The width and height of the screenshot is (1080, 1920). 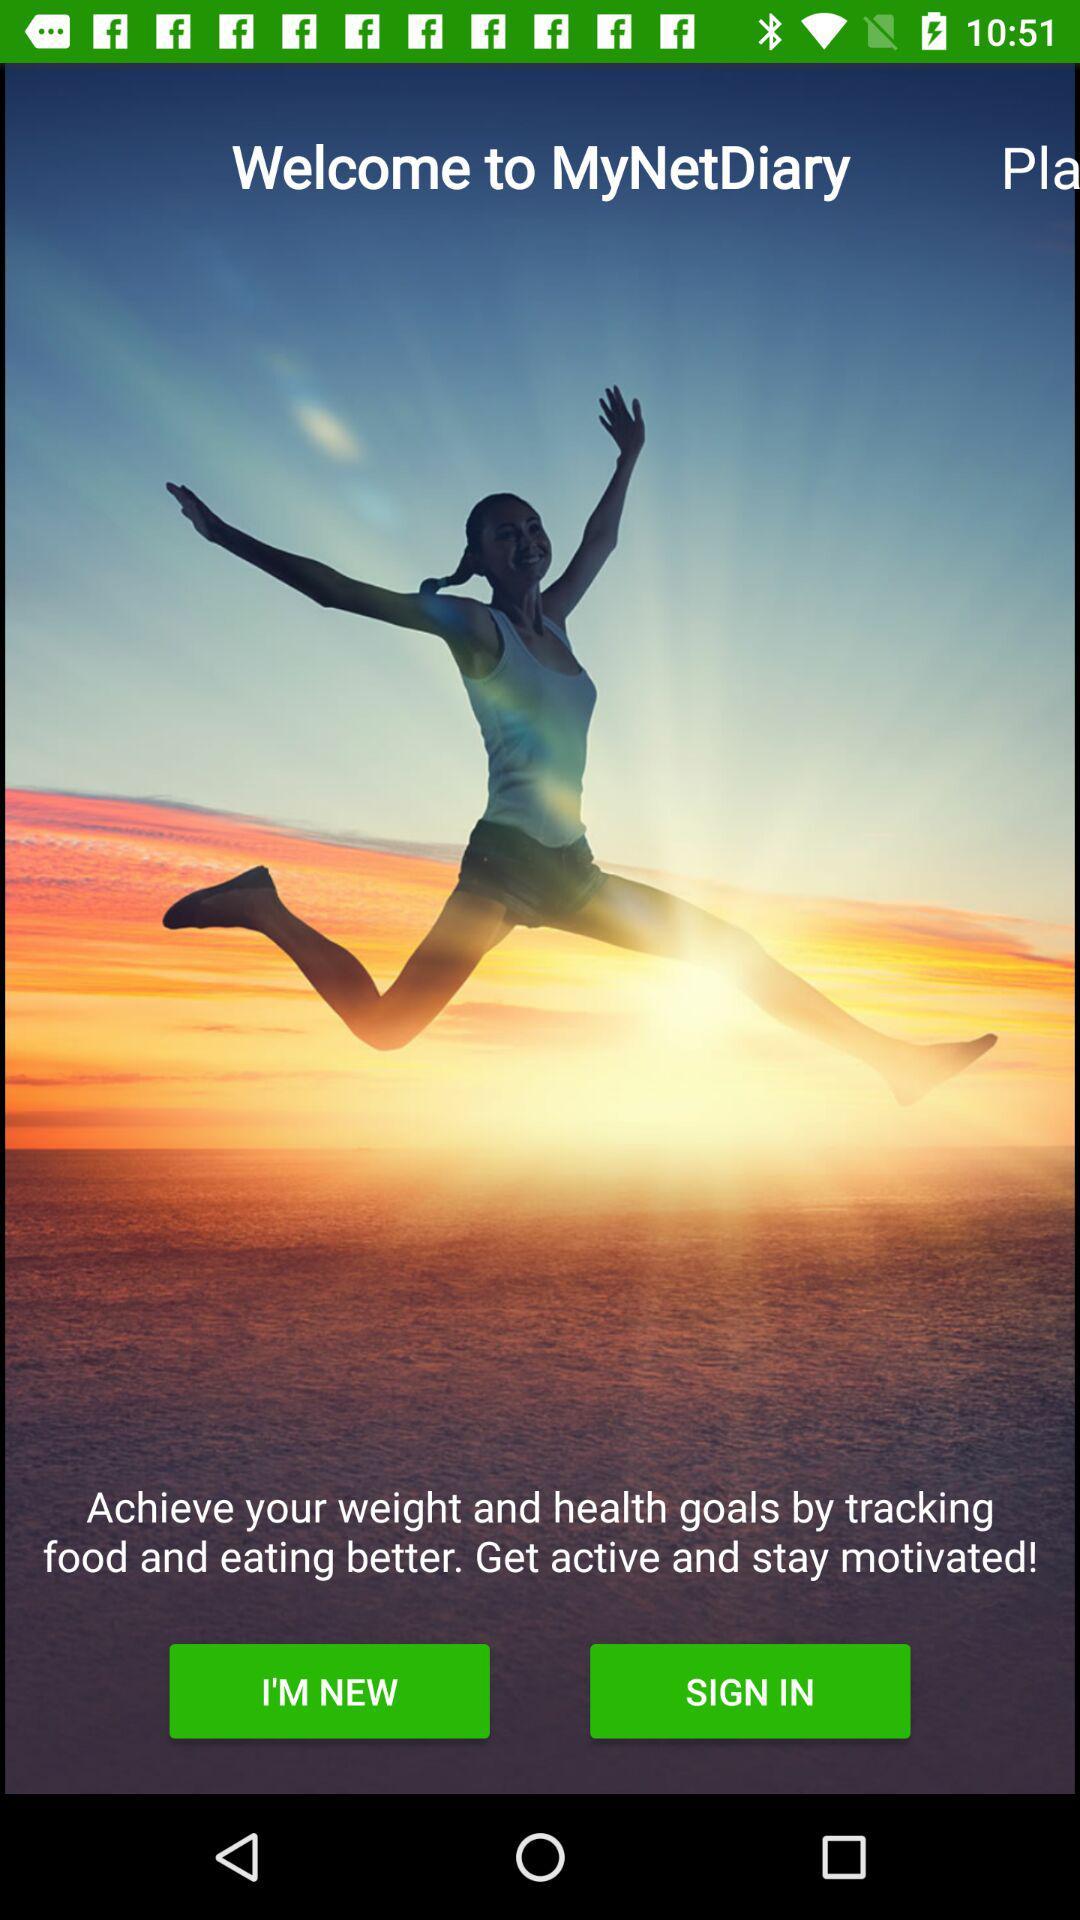 What do you see at coordinates (328, 1690) in the screenshot?
I see `the item to the left of the sign in` at bounding box center [328, 1690].